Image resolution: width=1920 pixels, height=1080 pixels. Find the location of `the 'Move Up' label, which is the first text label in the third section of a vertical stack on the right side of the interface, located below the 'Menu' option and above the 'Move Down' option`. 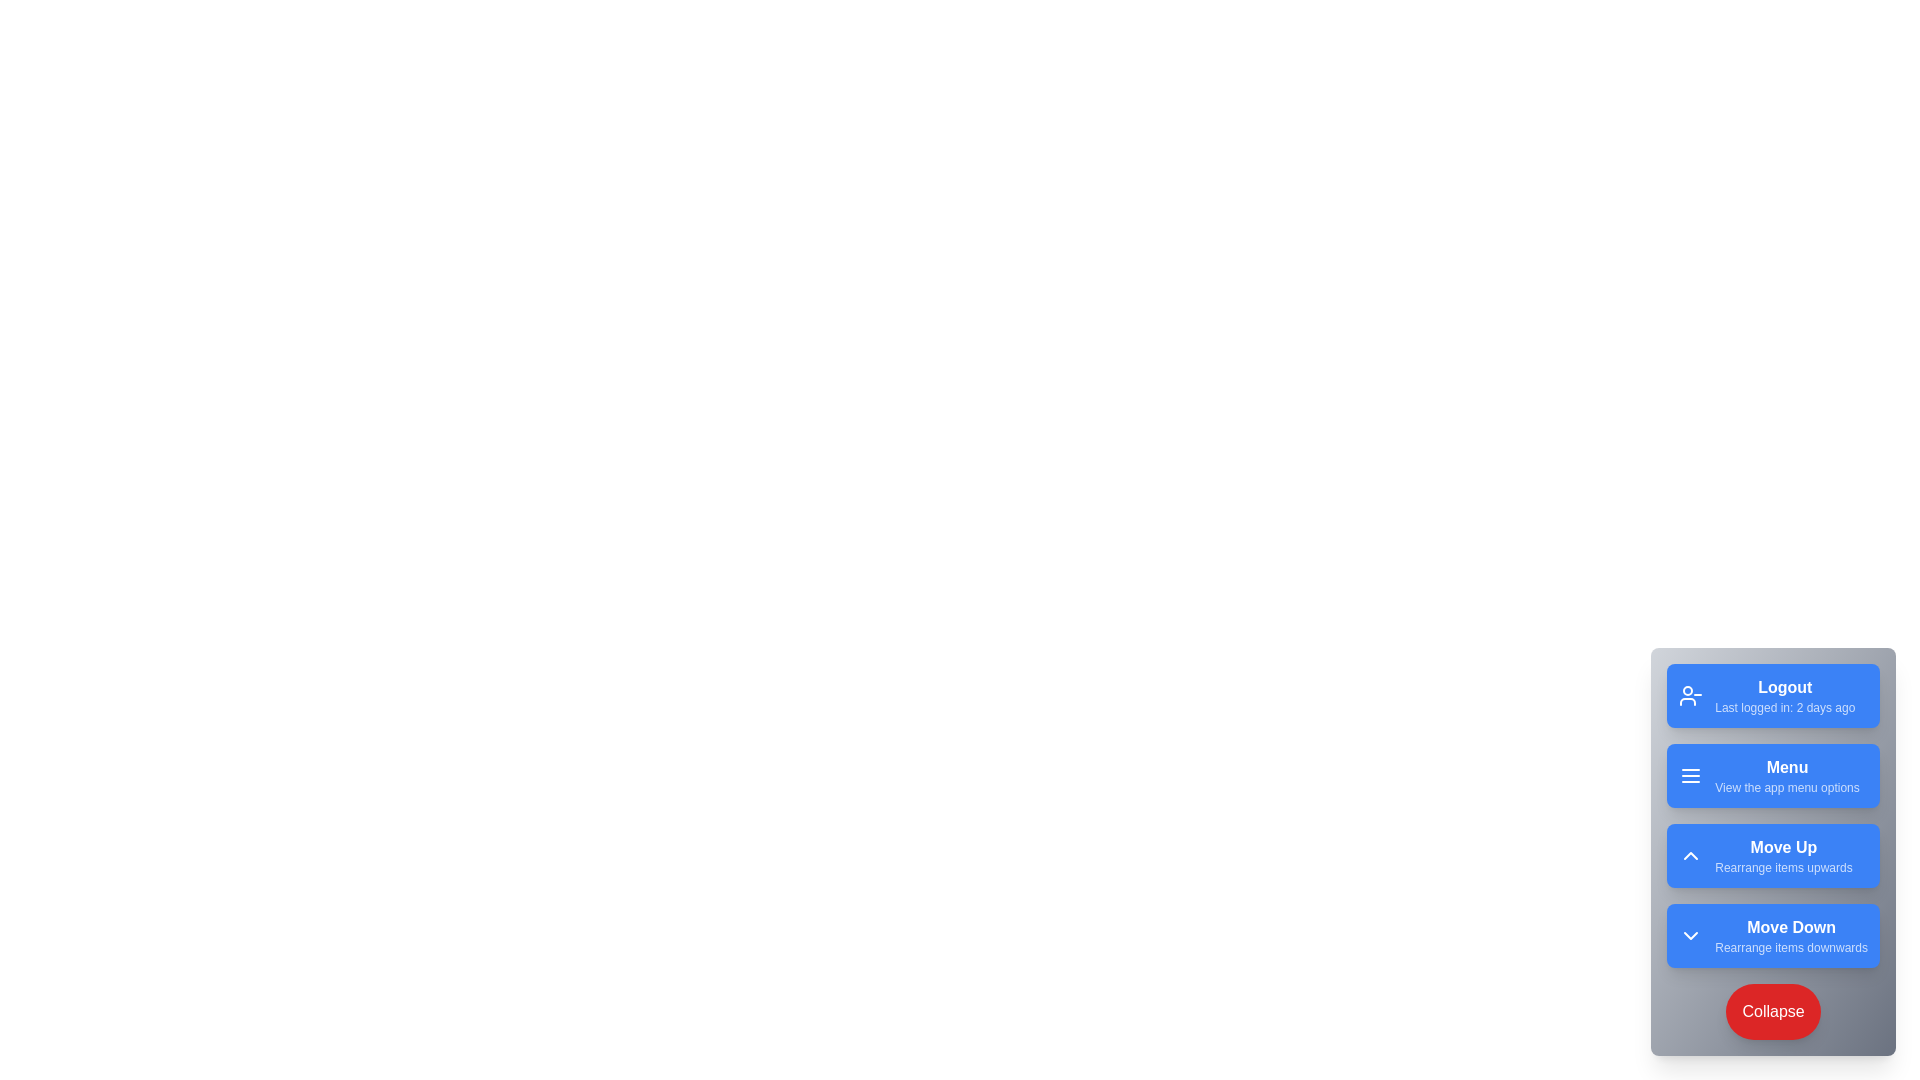

the 'Move Up' label, which is the first text label in the third section of a vertical stack on the right side of the interface, located below the 'Menu' option and above the 'Move Down' option is located at coordinates (1783, 848).